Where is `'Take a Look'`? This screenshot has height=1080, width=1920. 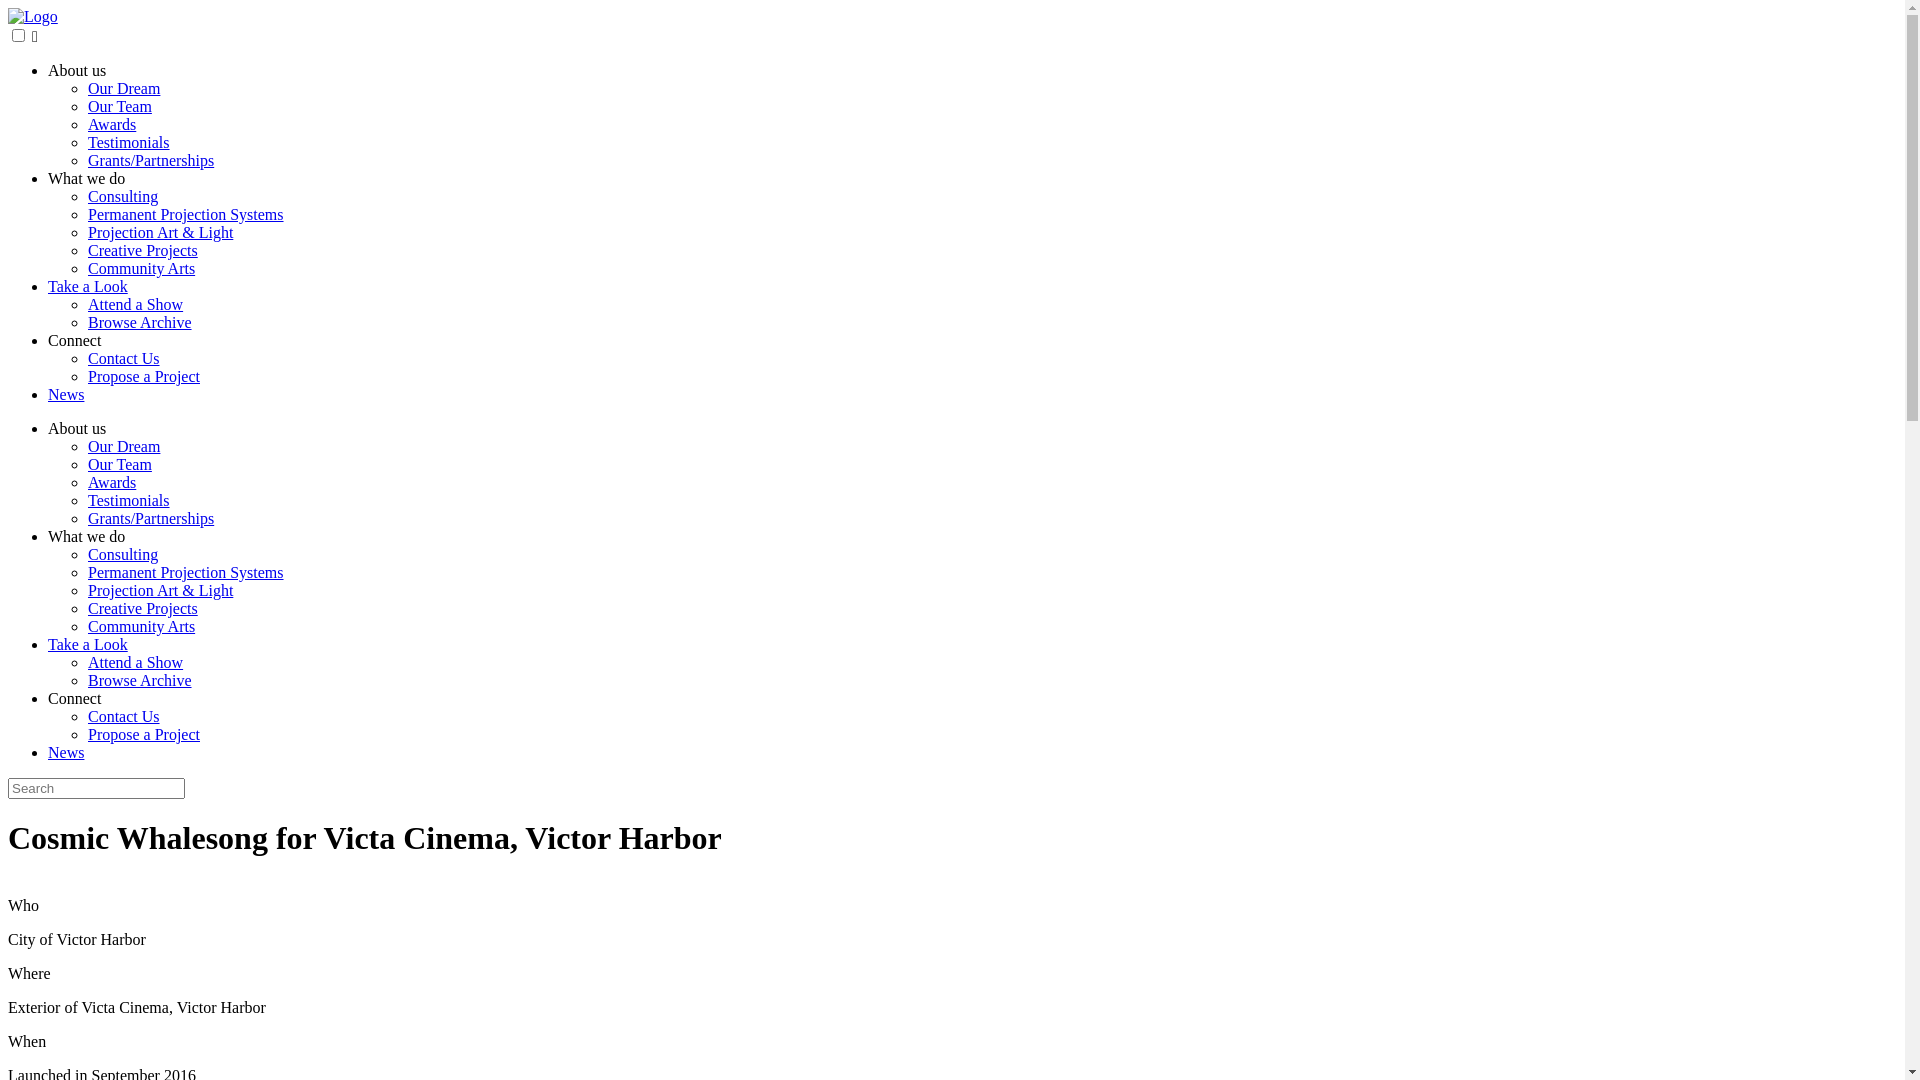
'Take a Look' is located at coordinates (48, 644).